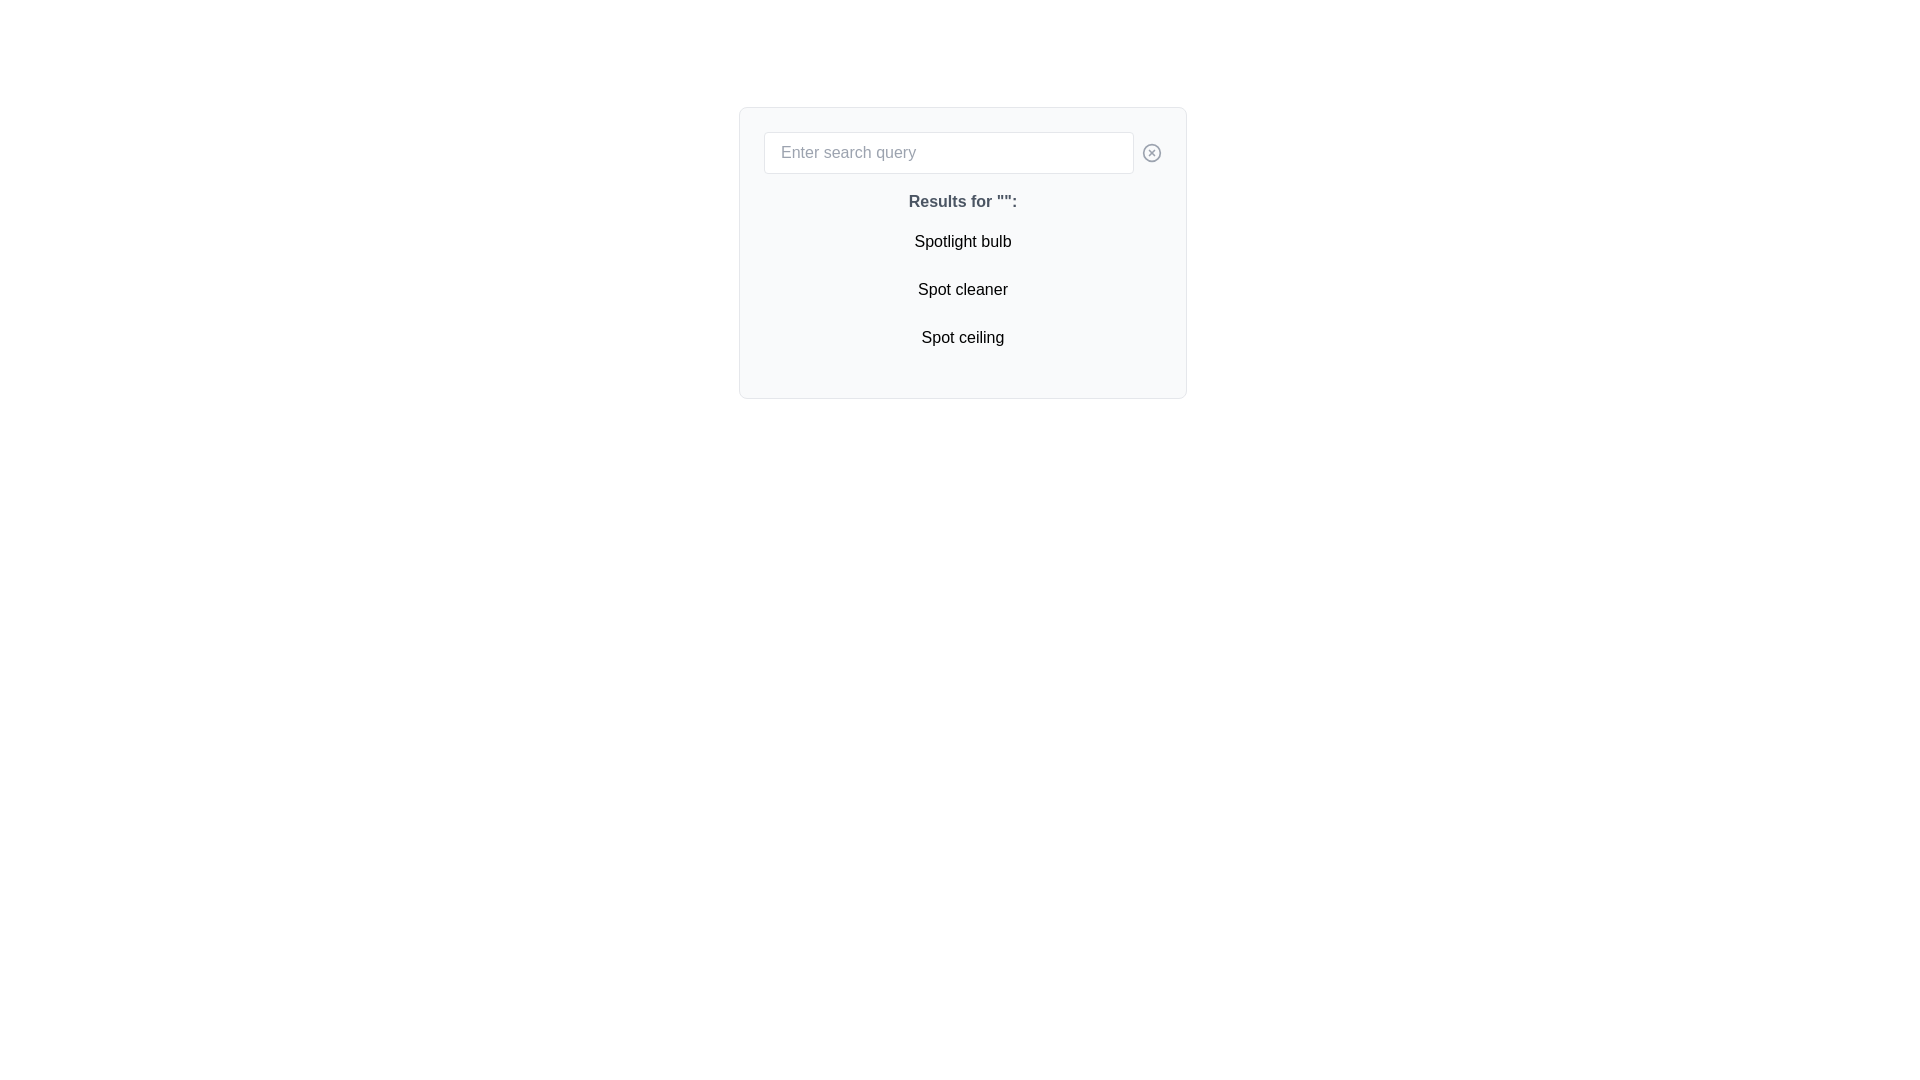 This screenshot has width=1920, height=1080. Describe the element at coordinates (979, 240) in the screenshot. I see `the whitespace divider located at the end of the word 'Spotlight' in the text 'Spotlight bulb' within the second item of a list` at that location.